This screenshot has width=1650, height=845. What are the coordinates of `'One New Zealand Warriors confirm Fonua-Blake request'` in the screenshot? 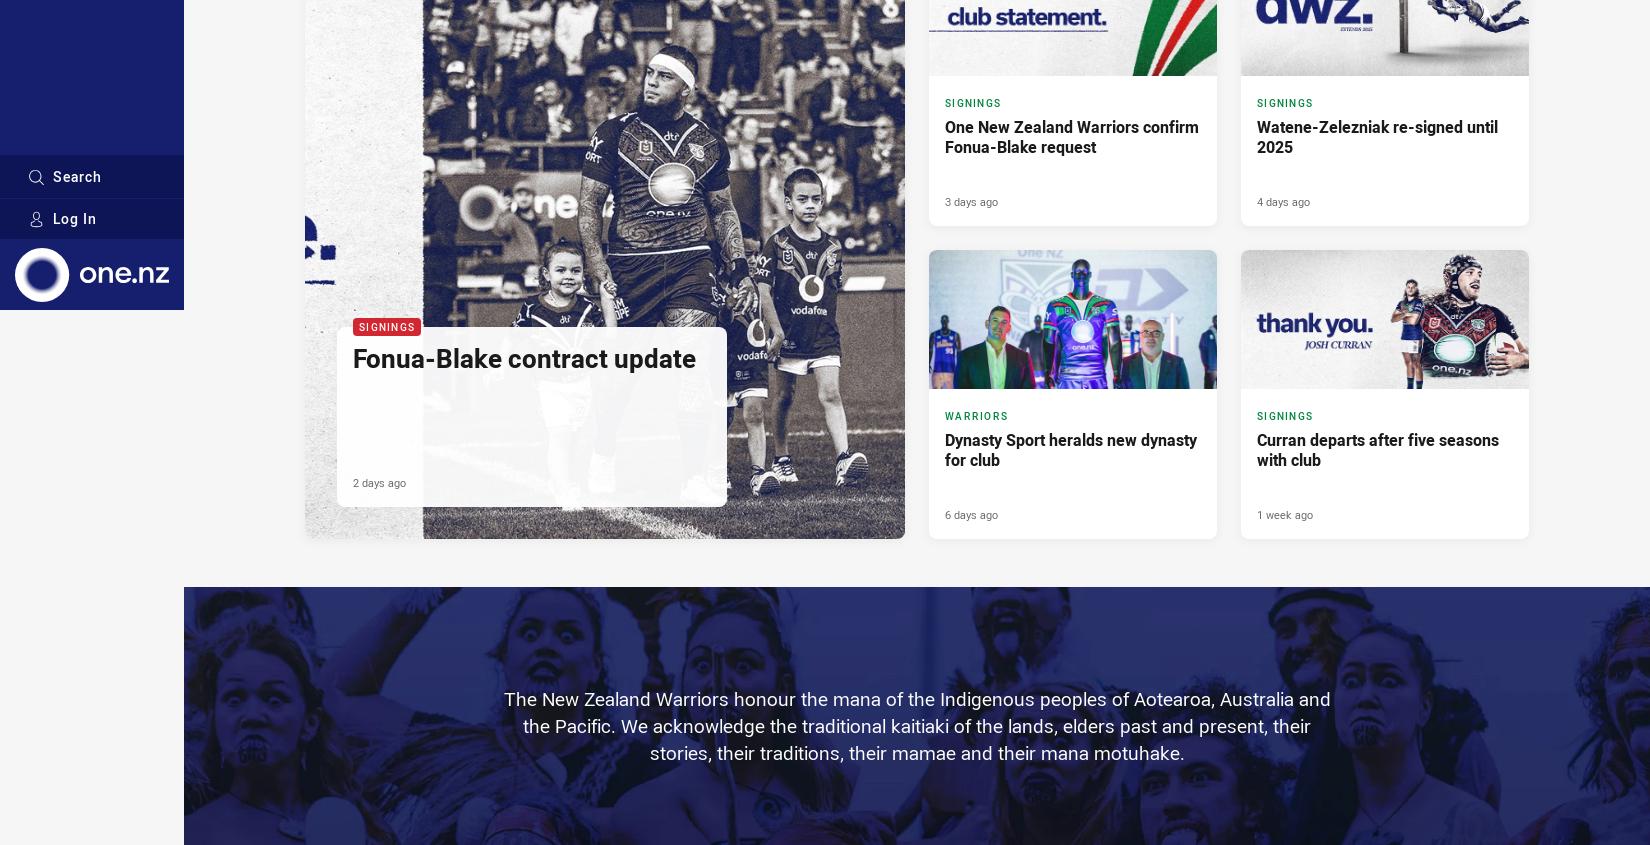 It's located at (1072, 136).